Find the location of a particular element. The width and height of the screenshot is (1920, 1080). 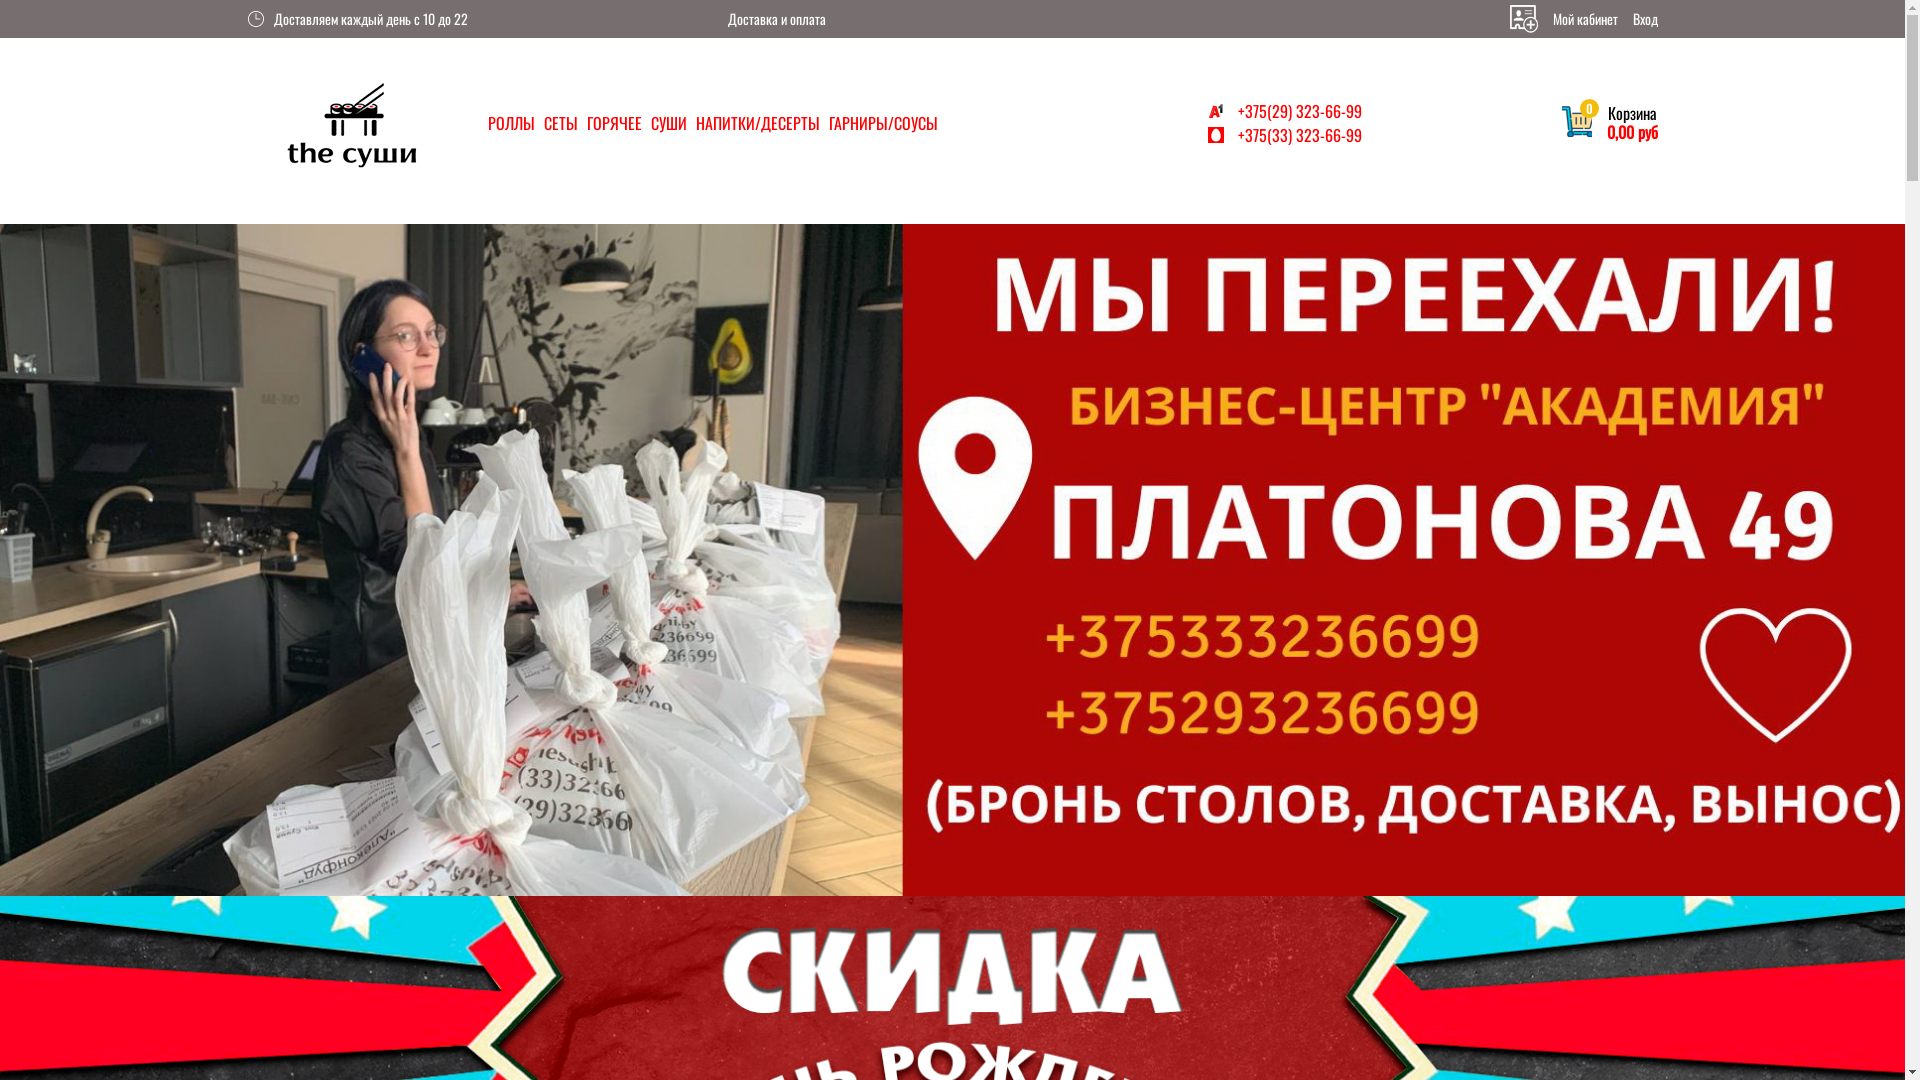

'+375(29) 323-66-99' is located at coordinates (1285, 111).